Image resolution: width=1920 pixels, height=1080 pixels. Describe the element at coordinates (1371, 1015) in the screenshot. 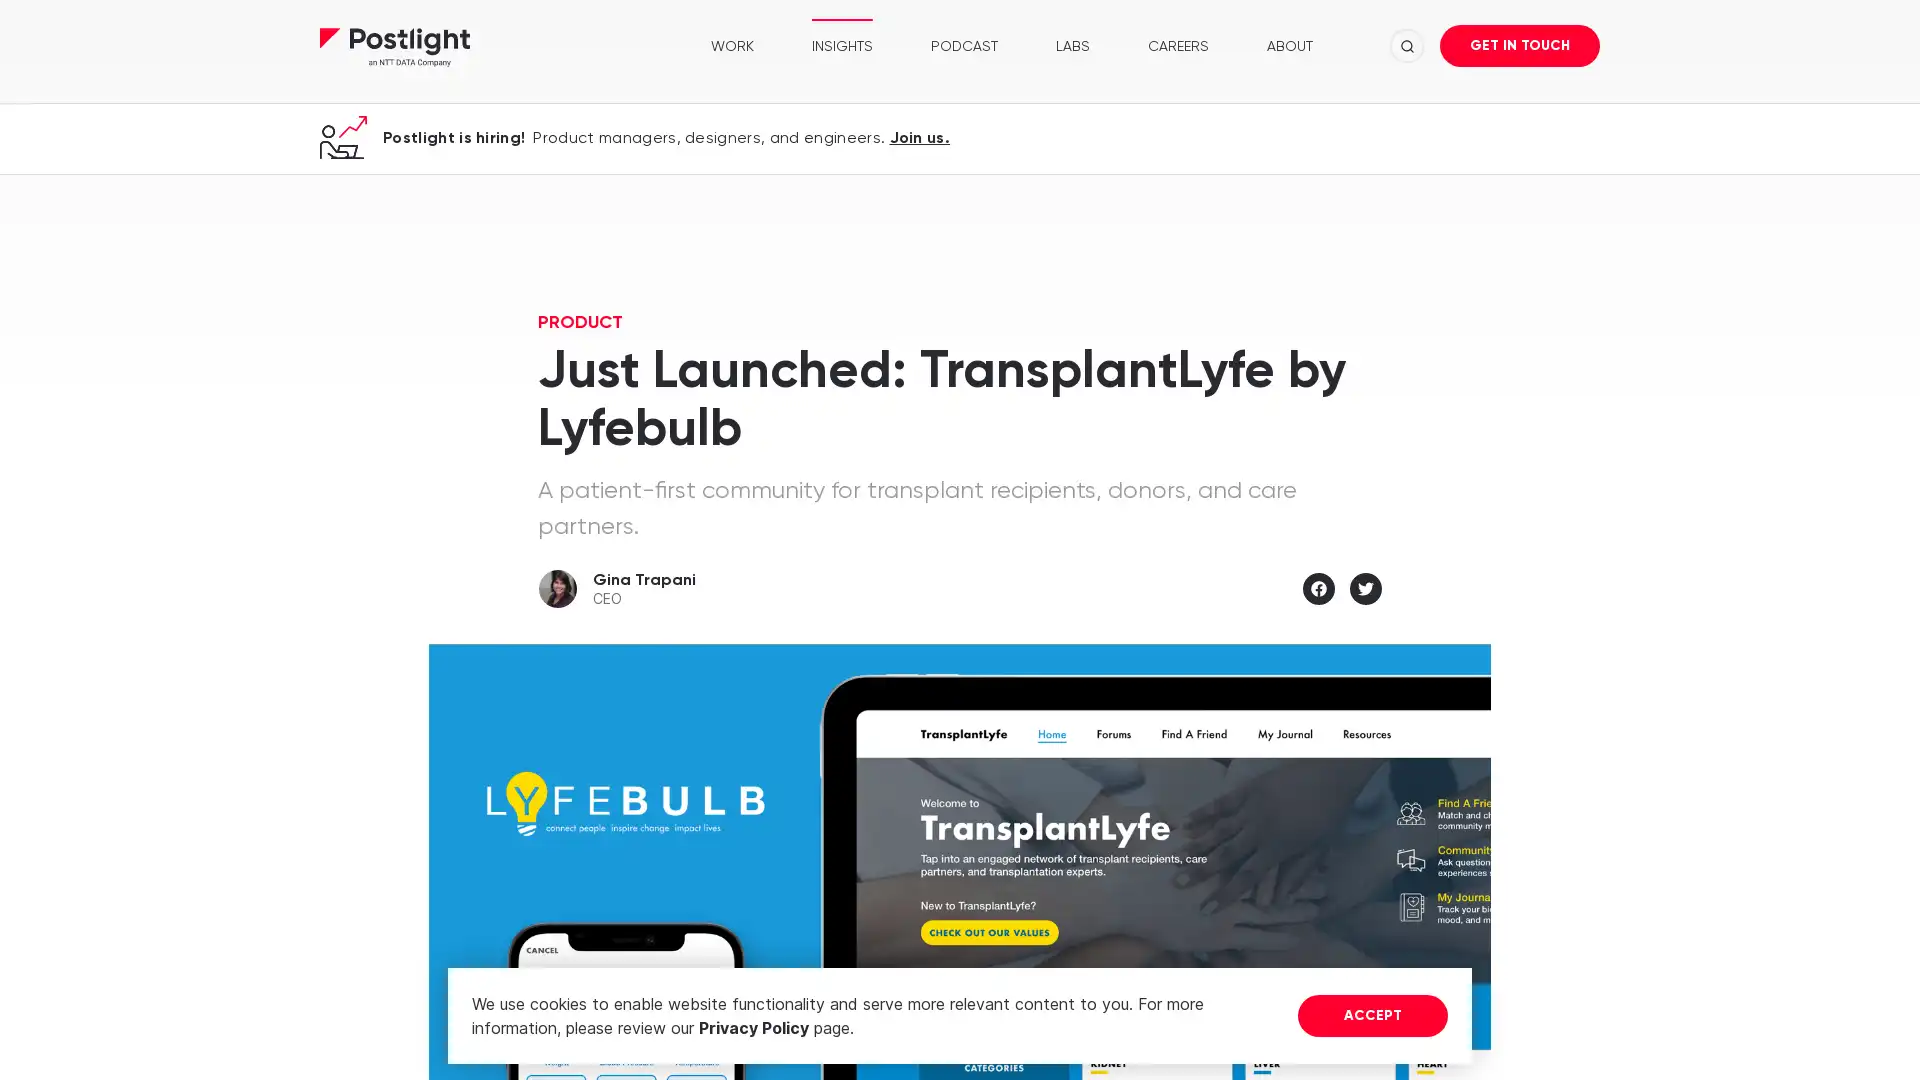

I see `dismiss cookie message` at that location.